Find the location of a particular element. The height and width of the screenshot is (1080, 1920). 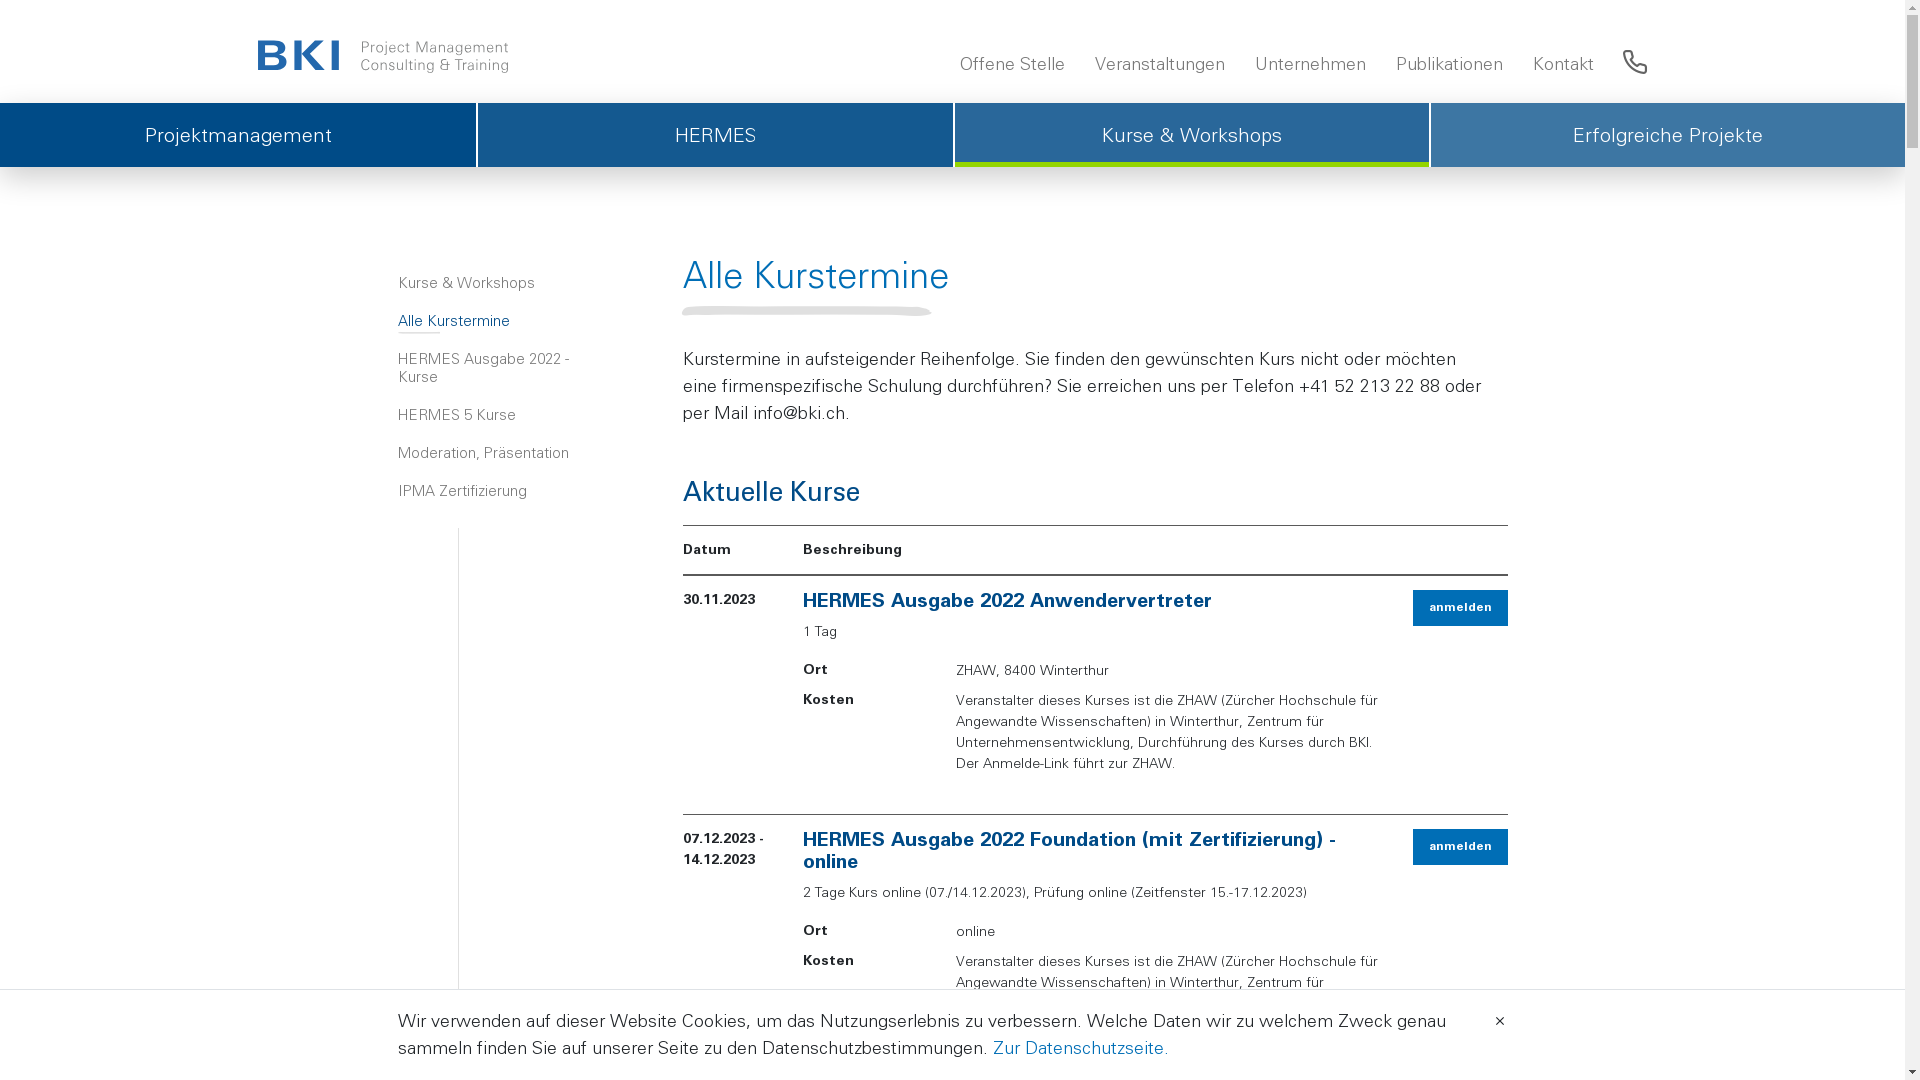

'Publikationen' is located at coordinates (1448, 63).